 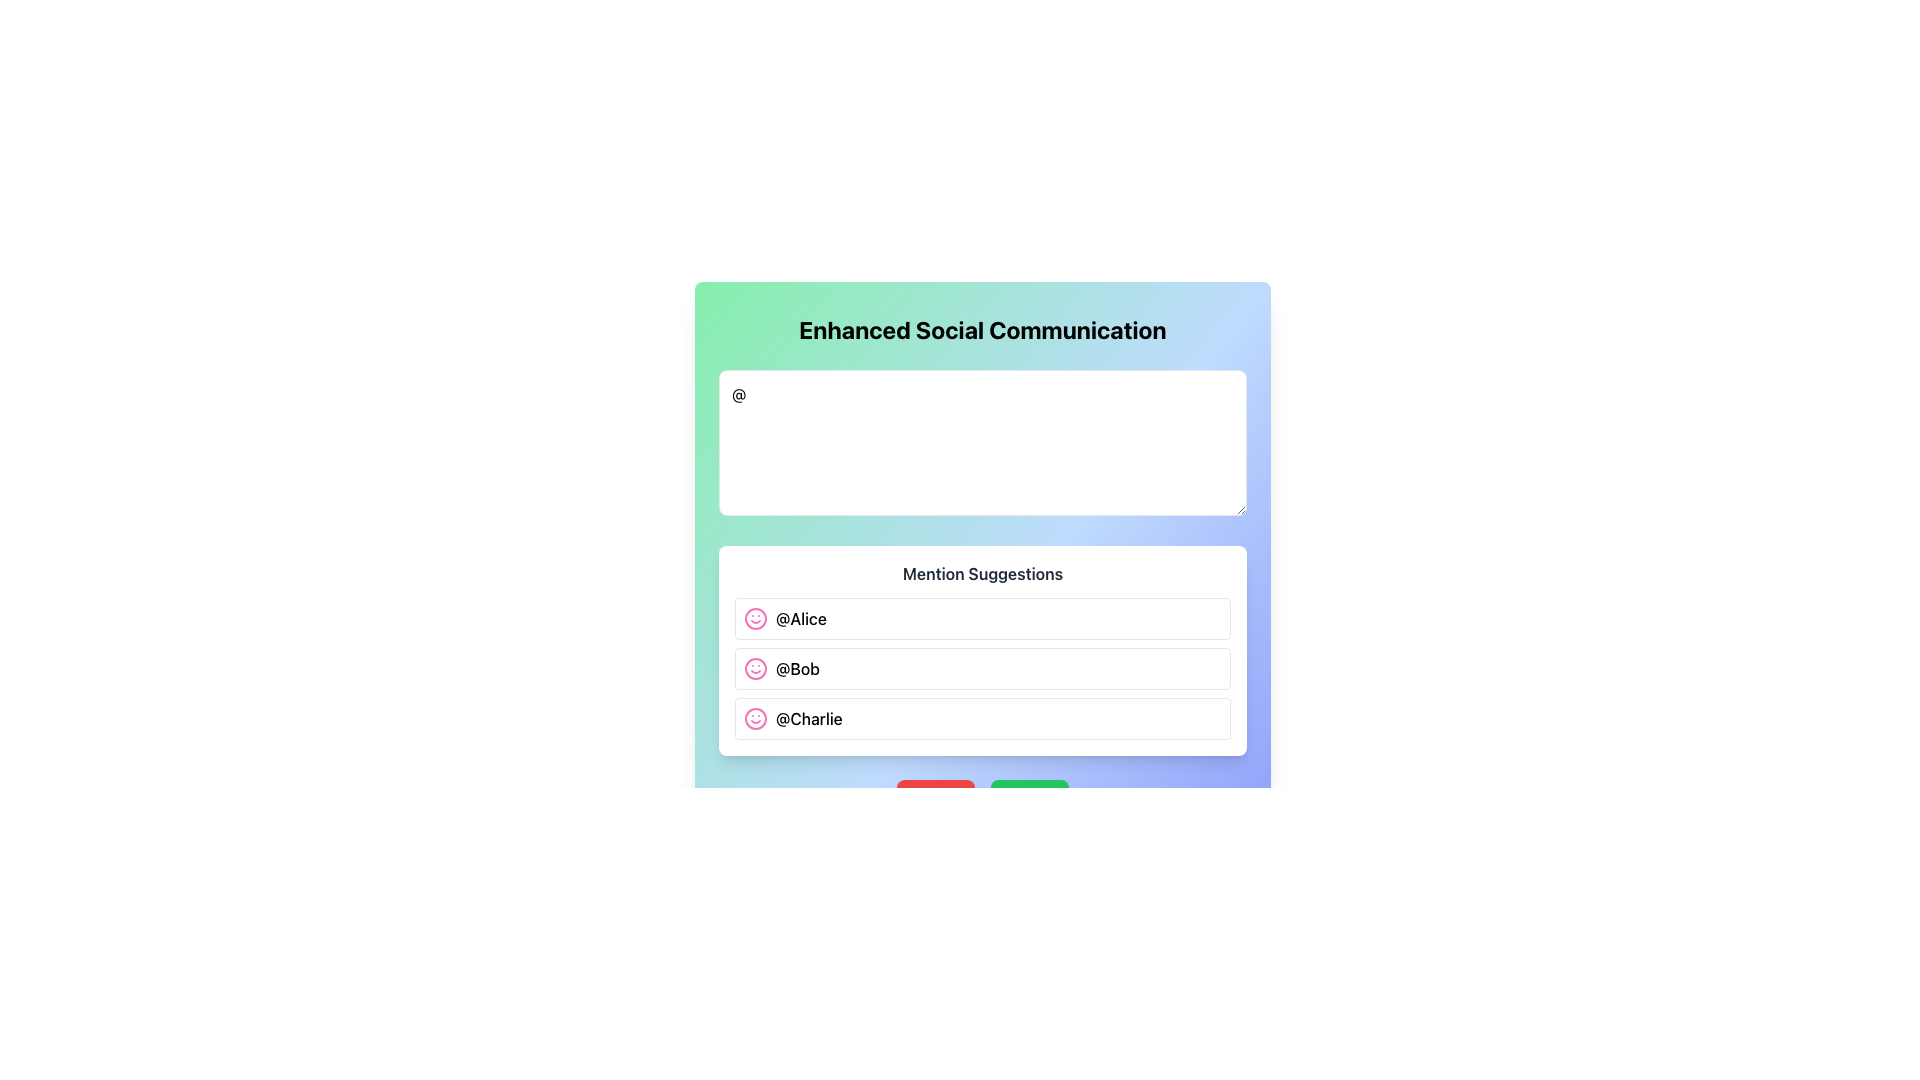 I want to click on the second suggestion button labeled '@Bob' located in the 'Mention Suggestions' section below the input field, so click(x=983, y=668).